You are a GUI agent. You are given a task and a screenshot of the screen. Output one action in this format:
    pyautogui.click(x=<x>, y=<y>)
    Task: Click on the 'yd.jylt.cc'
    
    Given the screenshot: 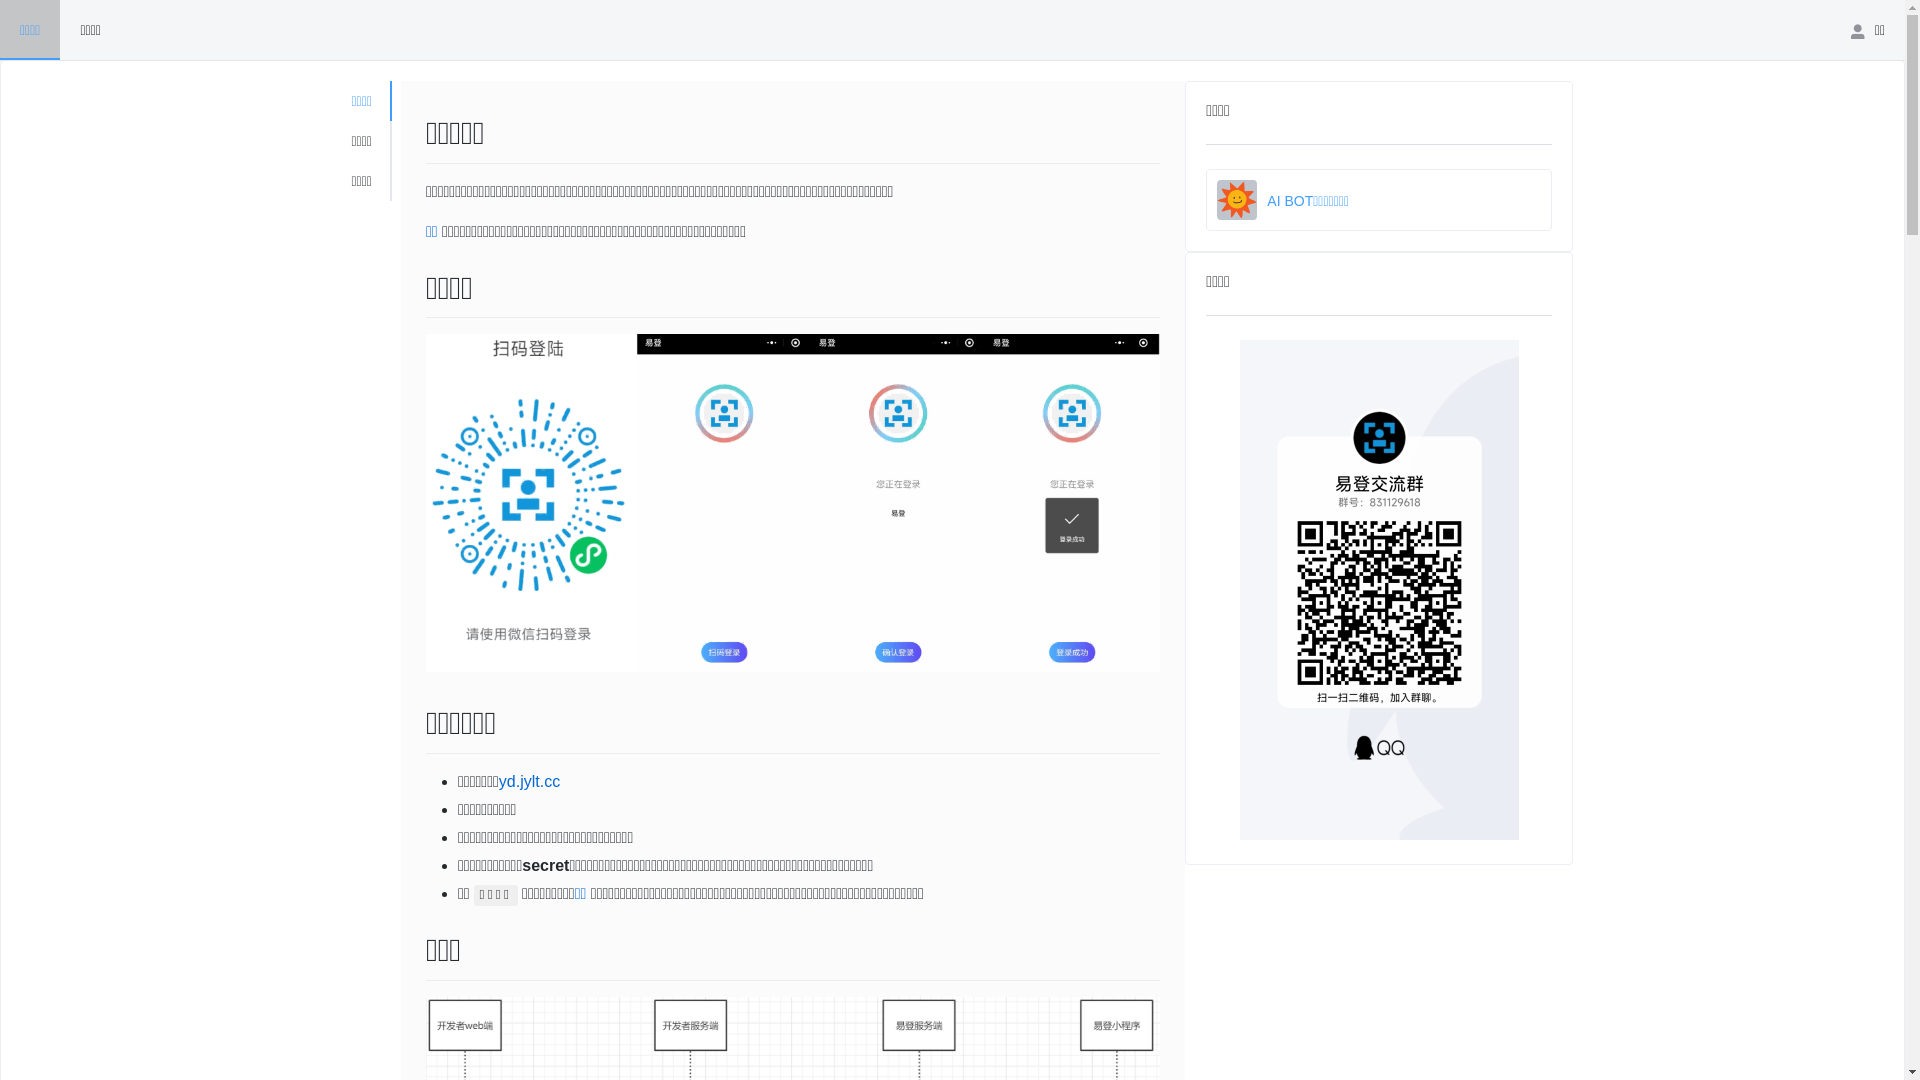 What is the action you would take?
    pyautogui.click(x=529, y=780)
    